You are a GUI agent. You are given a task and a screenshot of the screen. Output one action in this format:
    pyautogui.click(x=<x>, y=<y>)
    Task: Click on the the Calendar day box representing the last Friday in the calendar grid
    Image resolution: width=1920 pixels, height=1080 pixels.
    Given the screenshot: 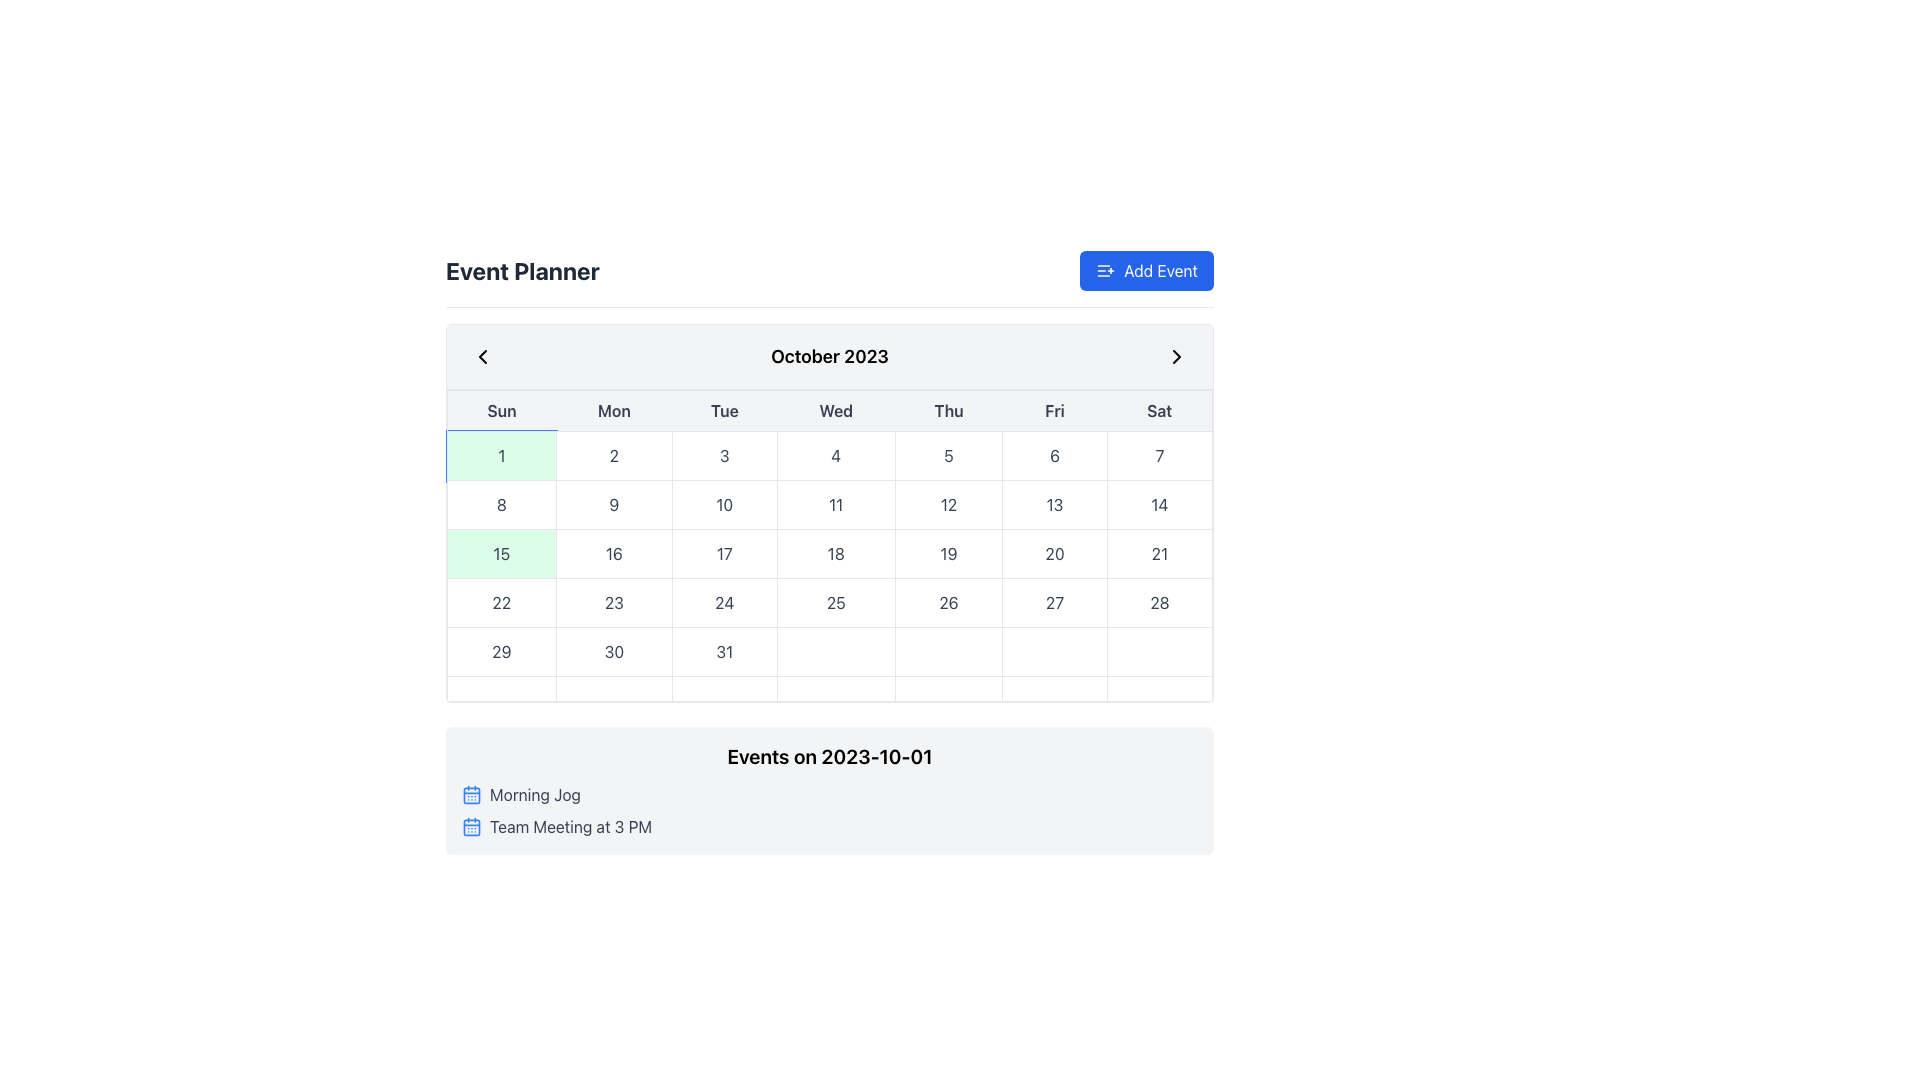 What is the action you would take?
    pyautogui.click(x=1054, y=688)
    